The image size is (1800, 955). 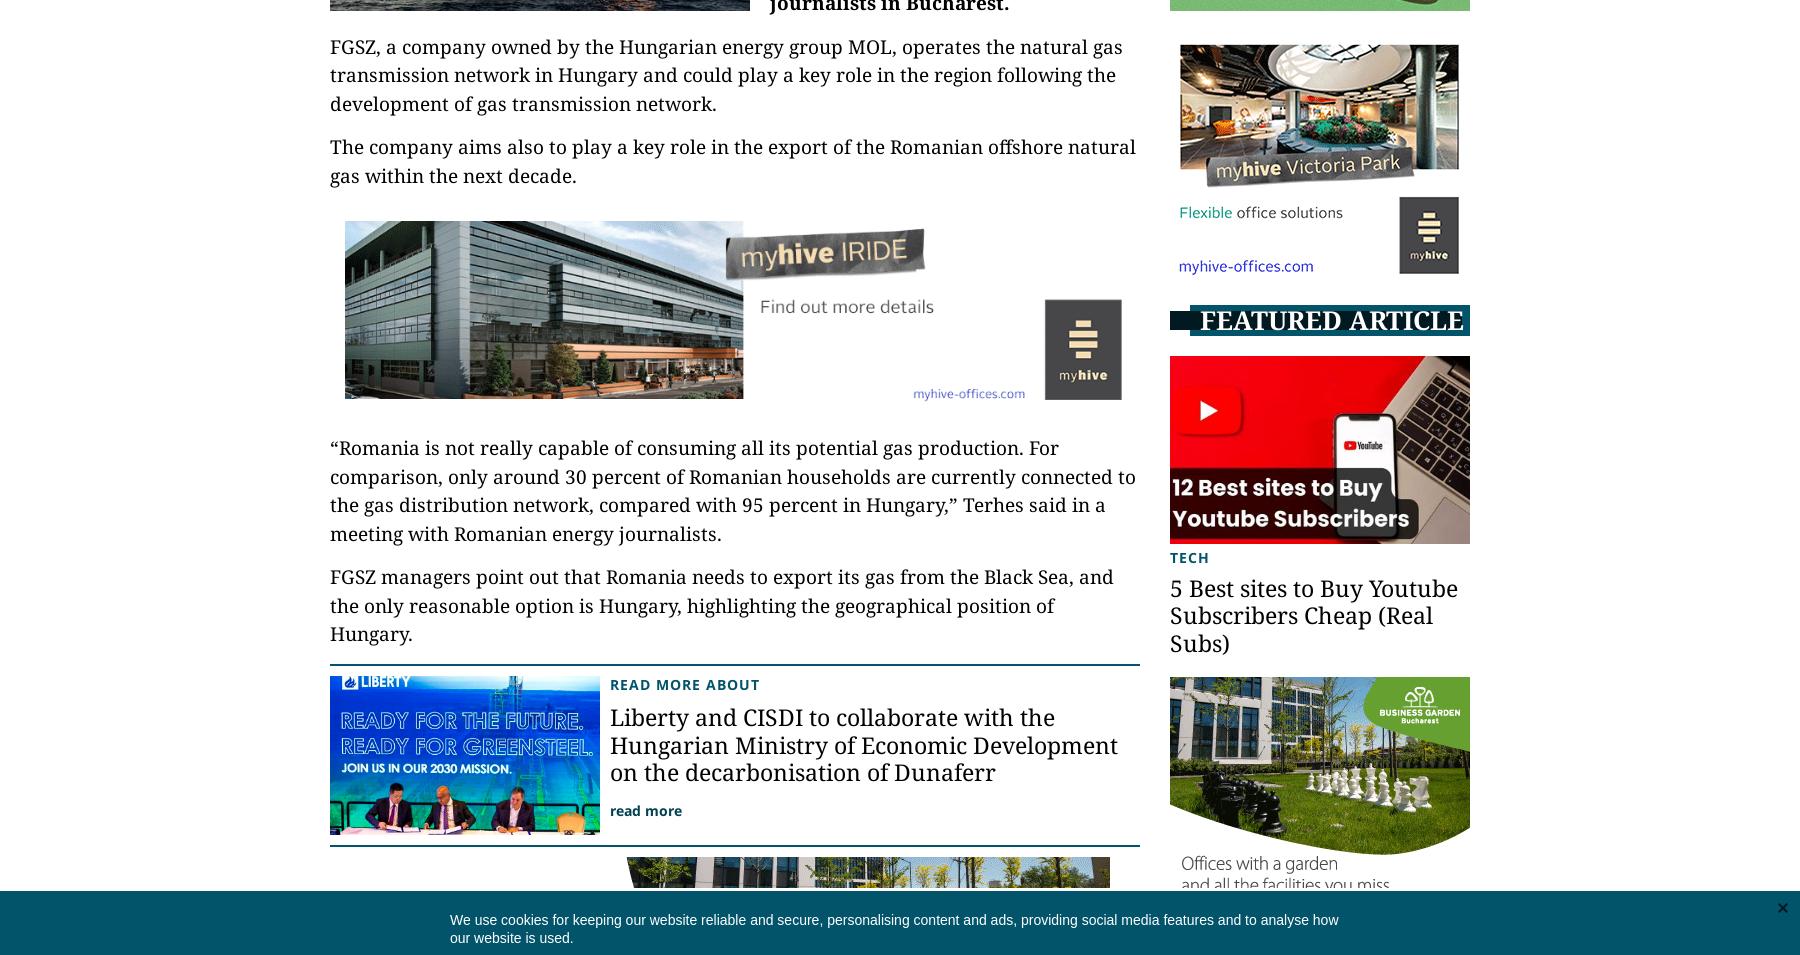 I want to click on 'FGSZ, a company owned by the Hungarian energy group MOL, operates the natural gas transmission network in Hungary and could play a key role in the region following the development of gas transmission network.', so click(x=725, y=73).